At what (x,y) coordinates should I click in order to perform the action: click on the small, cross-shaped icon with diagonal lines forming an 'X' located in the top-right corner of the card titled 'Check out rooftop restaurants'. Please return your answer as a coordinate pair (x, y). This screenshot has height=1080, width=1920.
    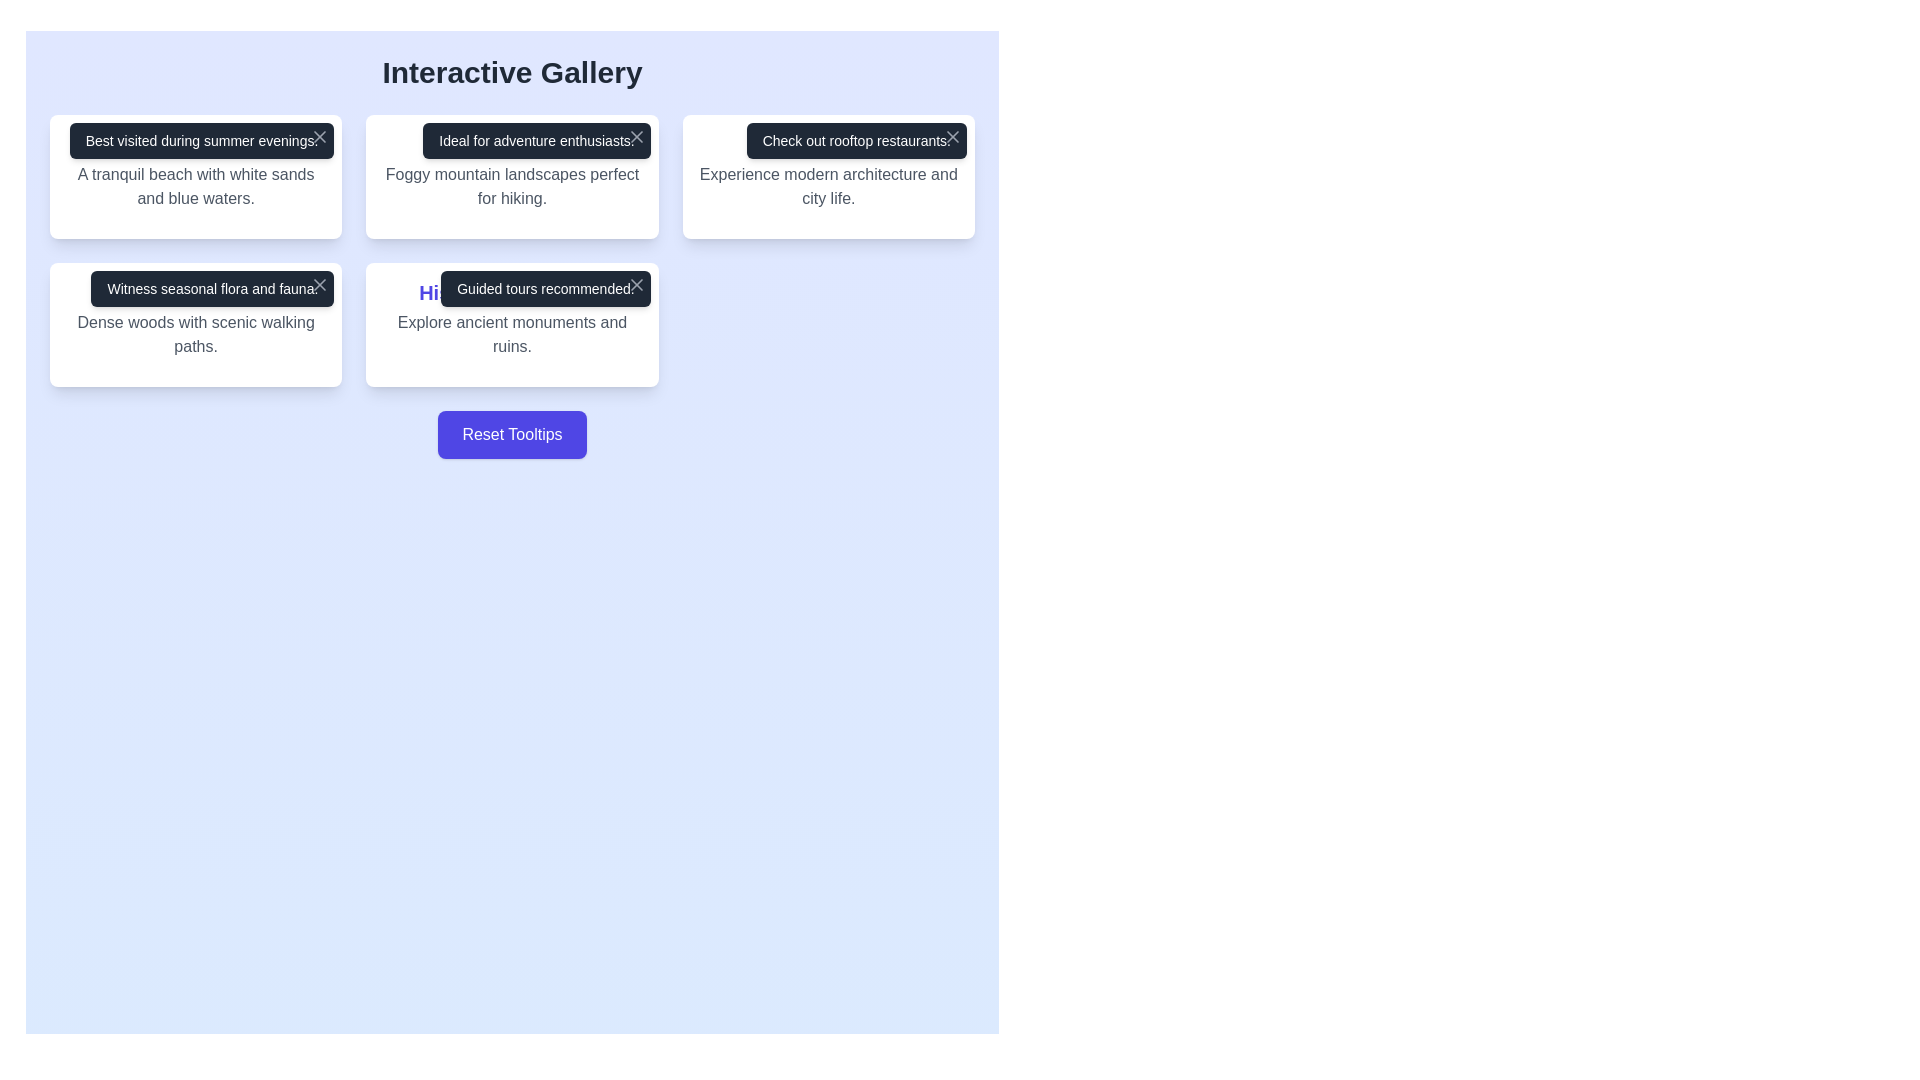
    Looking at the image, I should click on (952, 136).